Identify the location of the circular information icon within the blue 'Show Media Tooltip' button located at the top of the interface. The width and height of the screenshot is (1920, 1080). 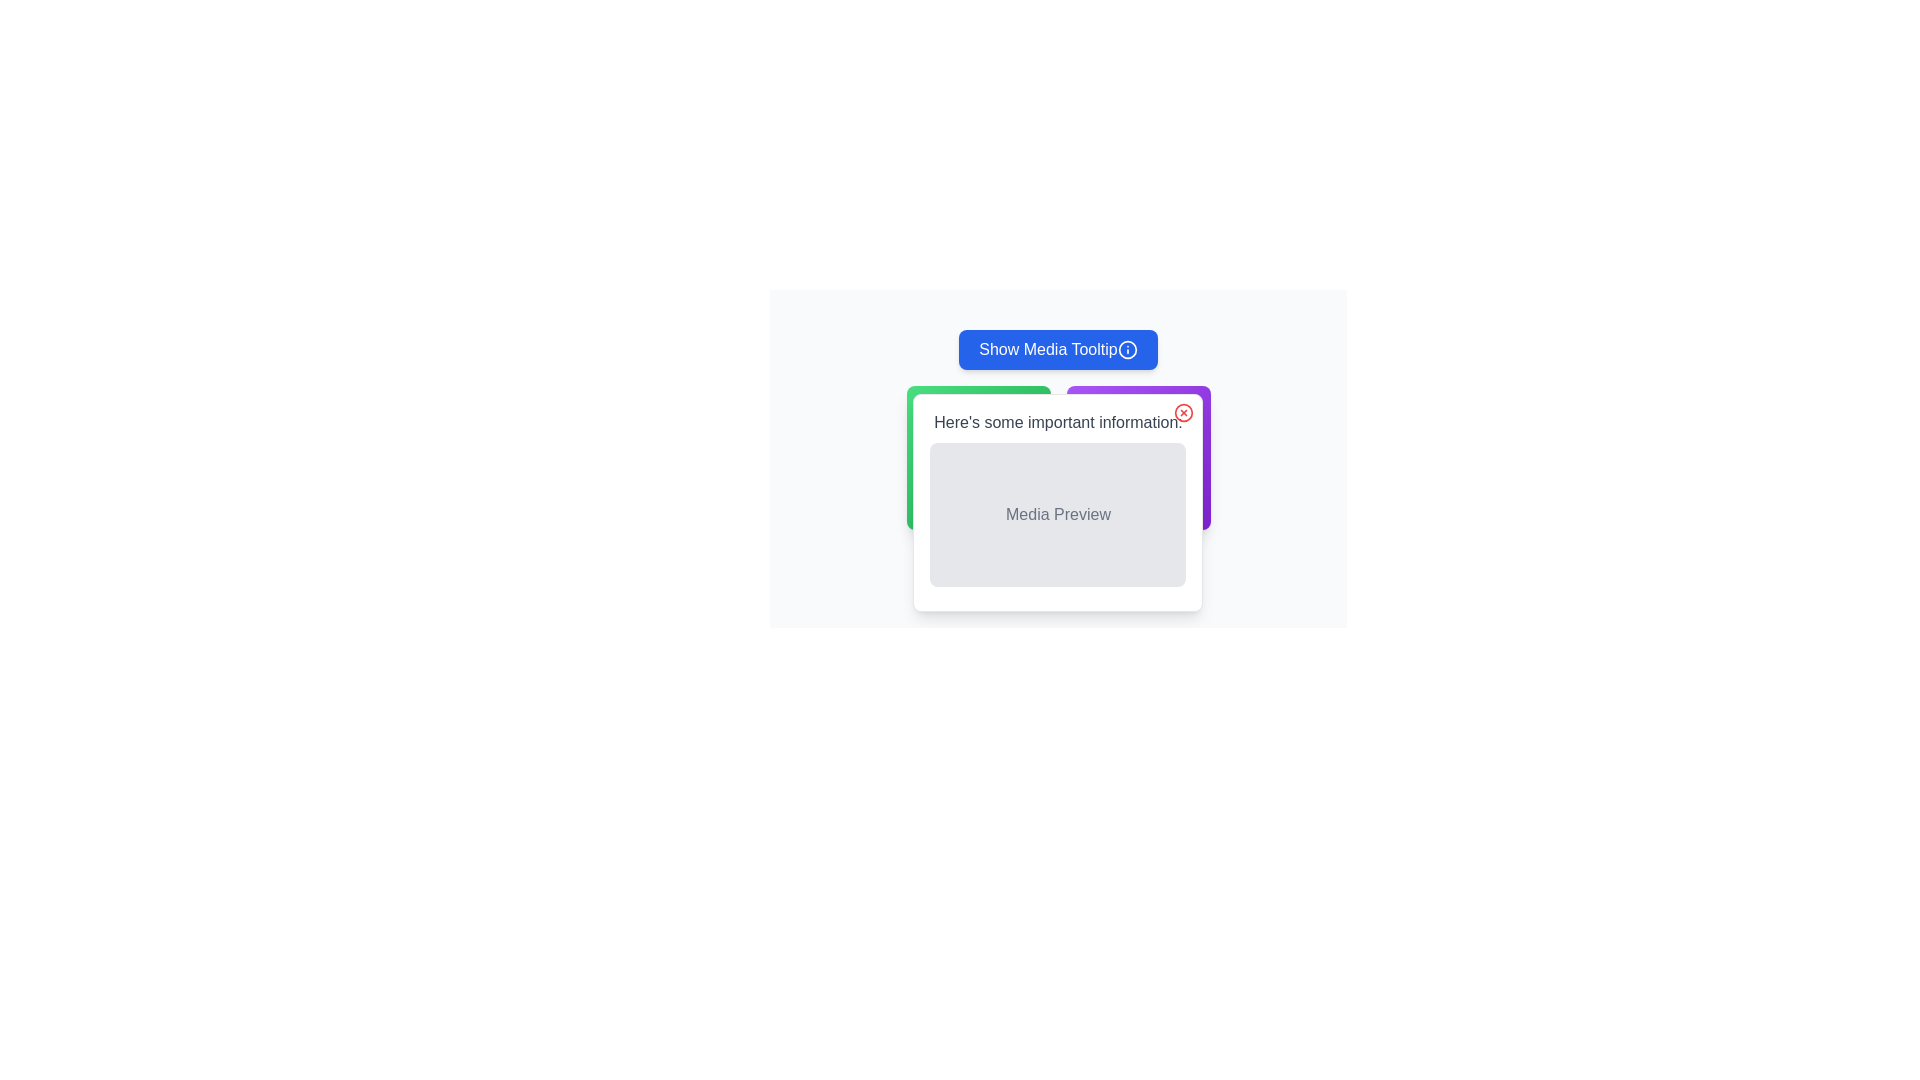
(1127, 349).